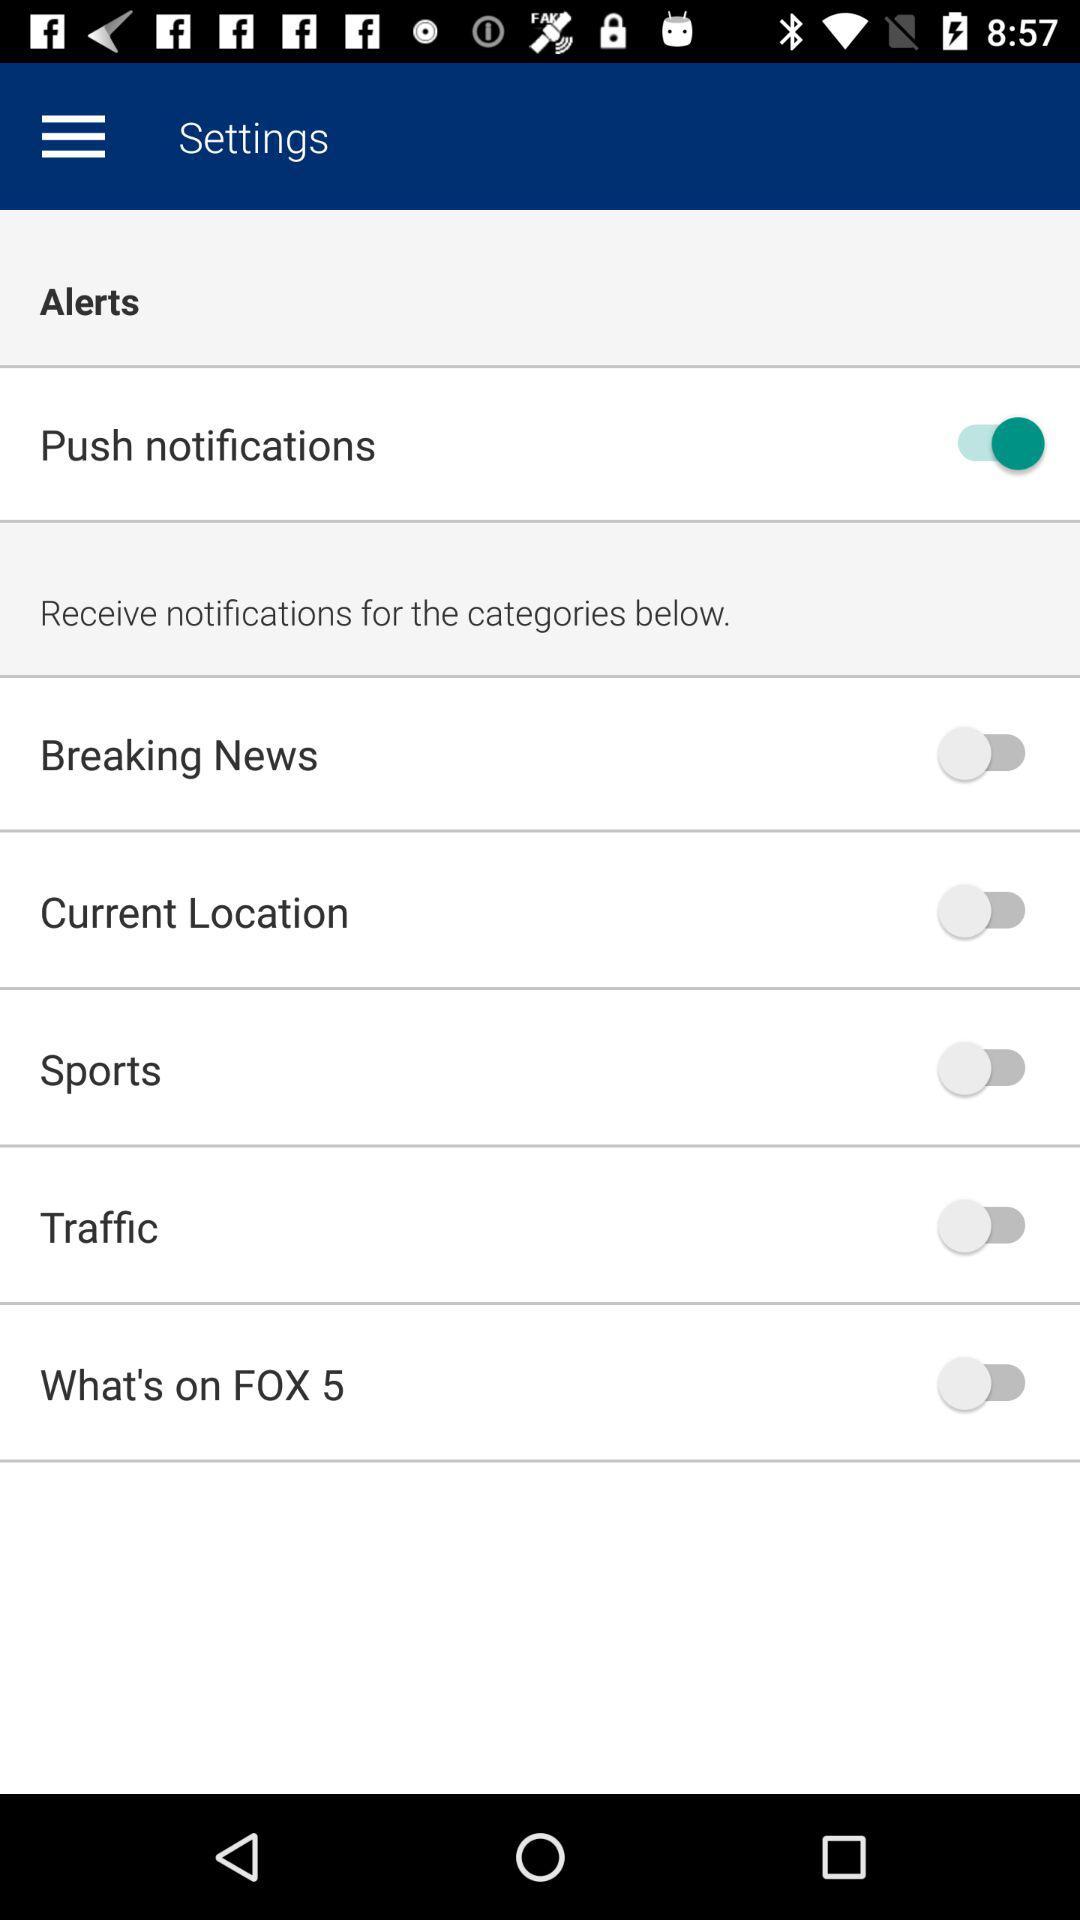  What do you see at coordinates (991, 1067) in the screenshot?
I see `push notifications for sports` at bounding box center [991, 1067].